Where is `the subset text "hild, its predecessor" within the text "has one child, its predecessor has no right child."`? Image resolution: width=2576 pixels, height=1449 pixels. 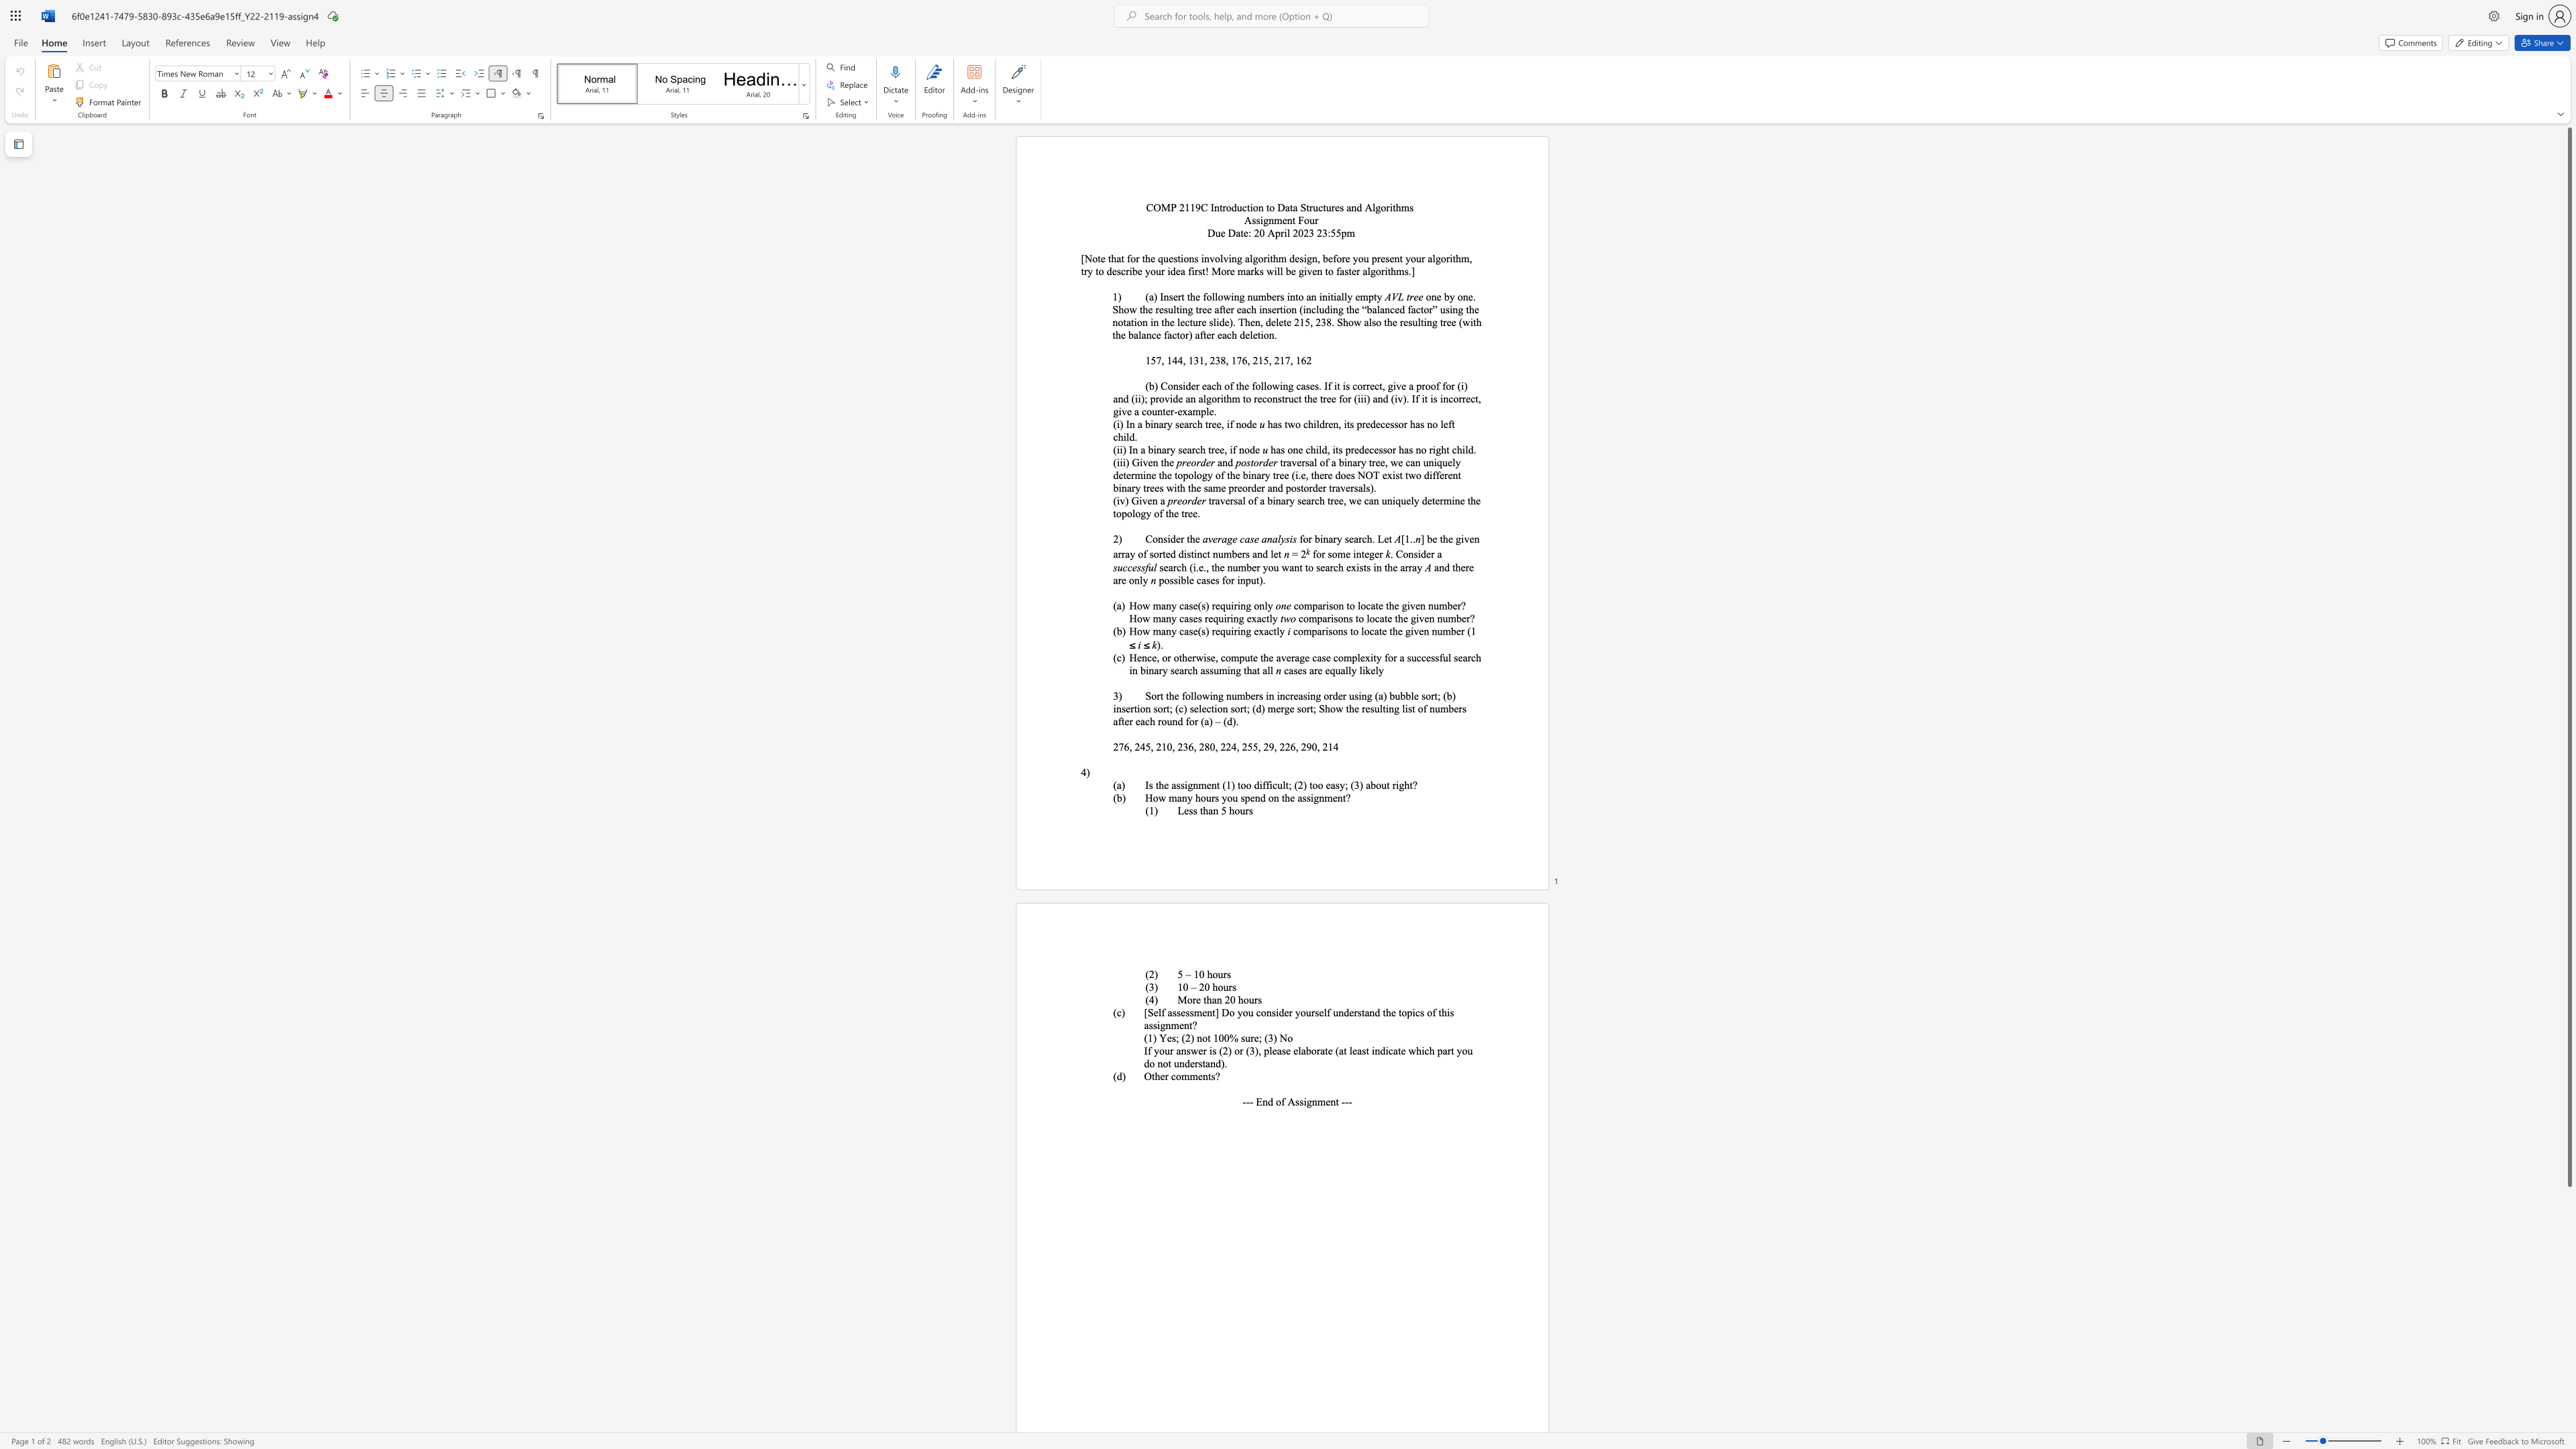
the subset text "hild, its predecessor" within the text "has one child, its predecessor has no right child." is located at coordinates (1309, 449).